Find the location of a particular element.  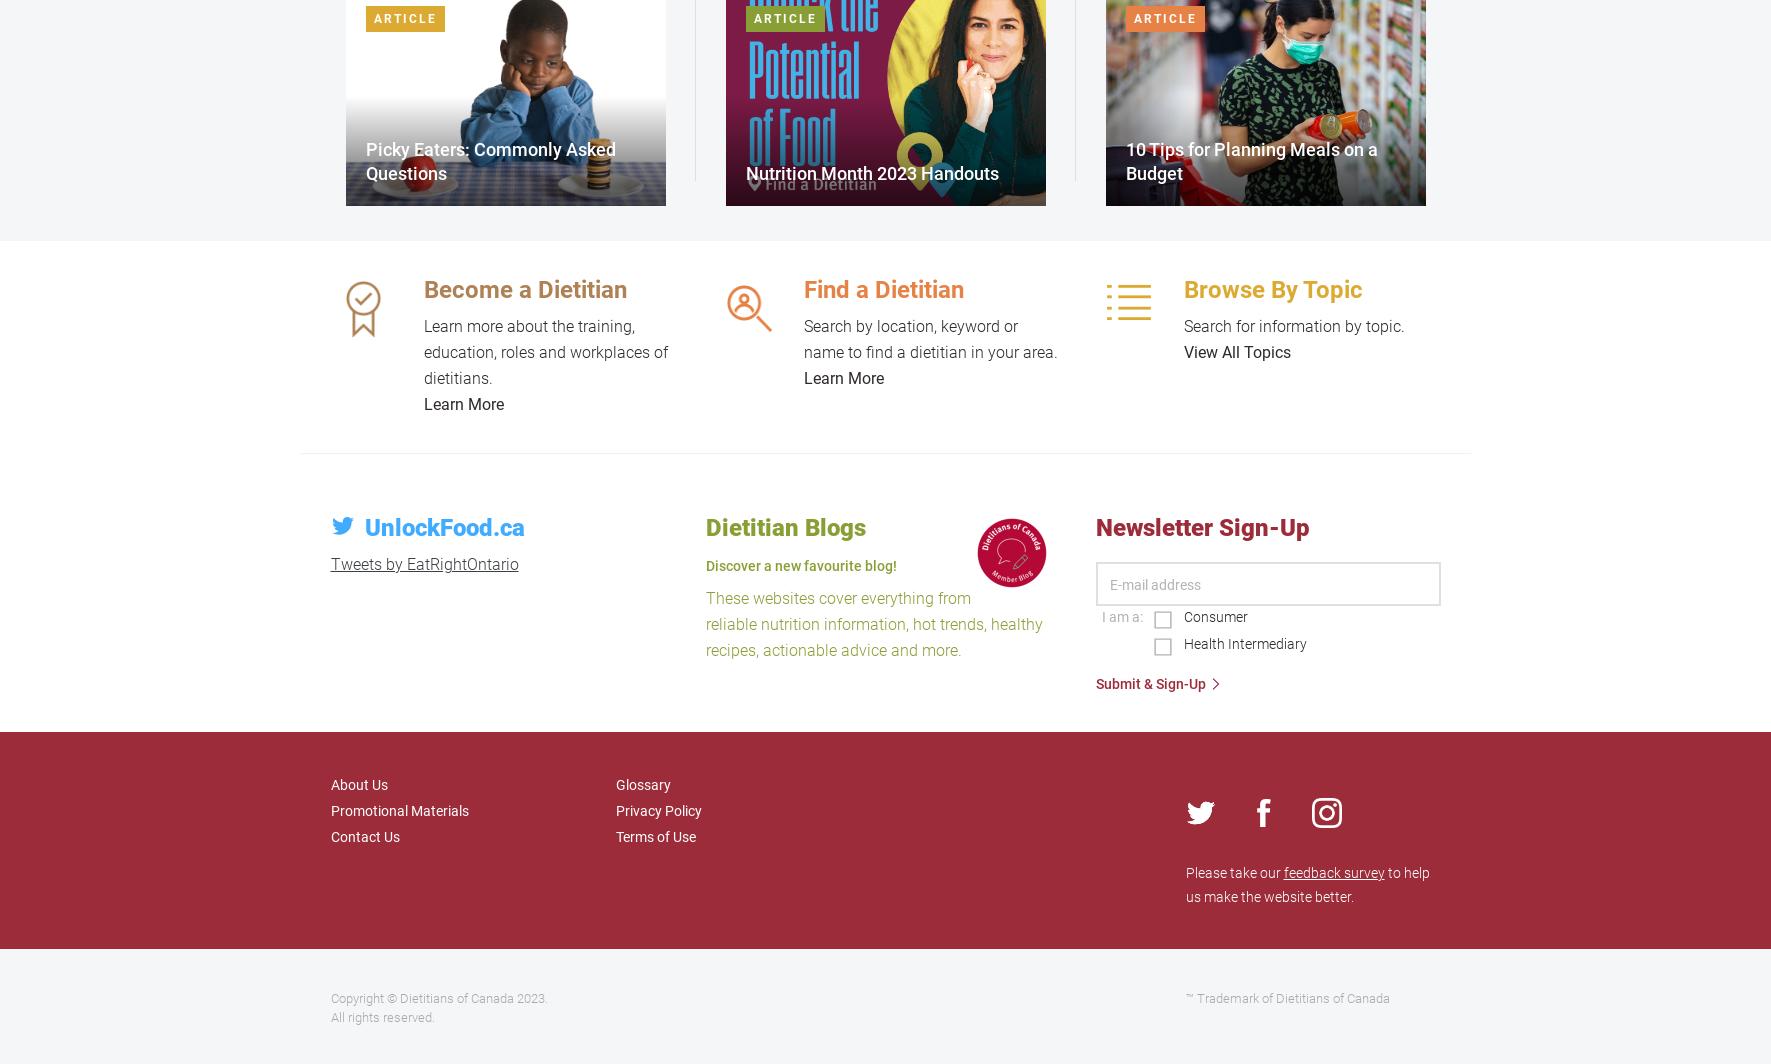

'UnlockFood.ca' is located at coordinates (443, 527).